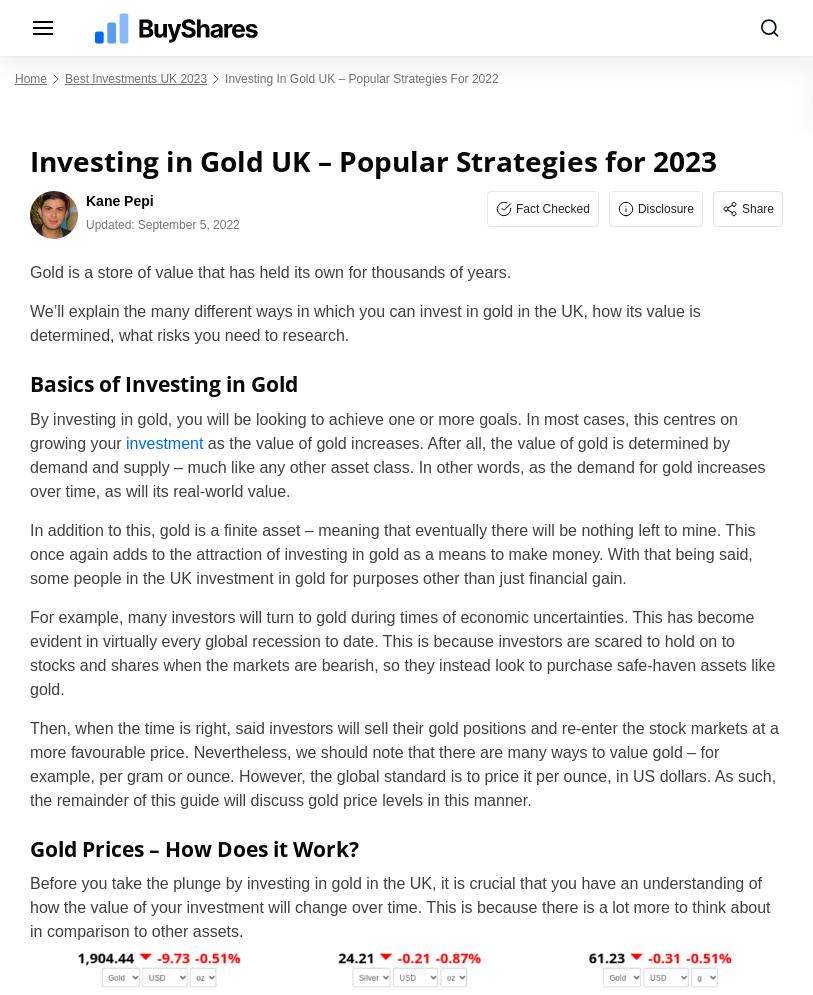 The image size is (813, 995). Describe the element at coordinates (757, 208) in the screenshot. I see `'Share'` at that location.